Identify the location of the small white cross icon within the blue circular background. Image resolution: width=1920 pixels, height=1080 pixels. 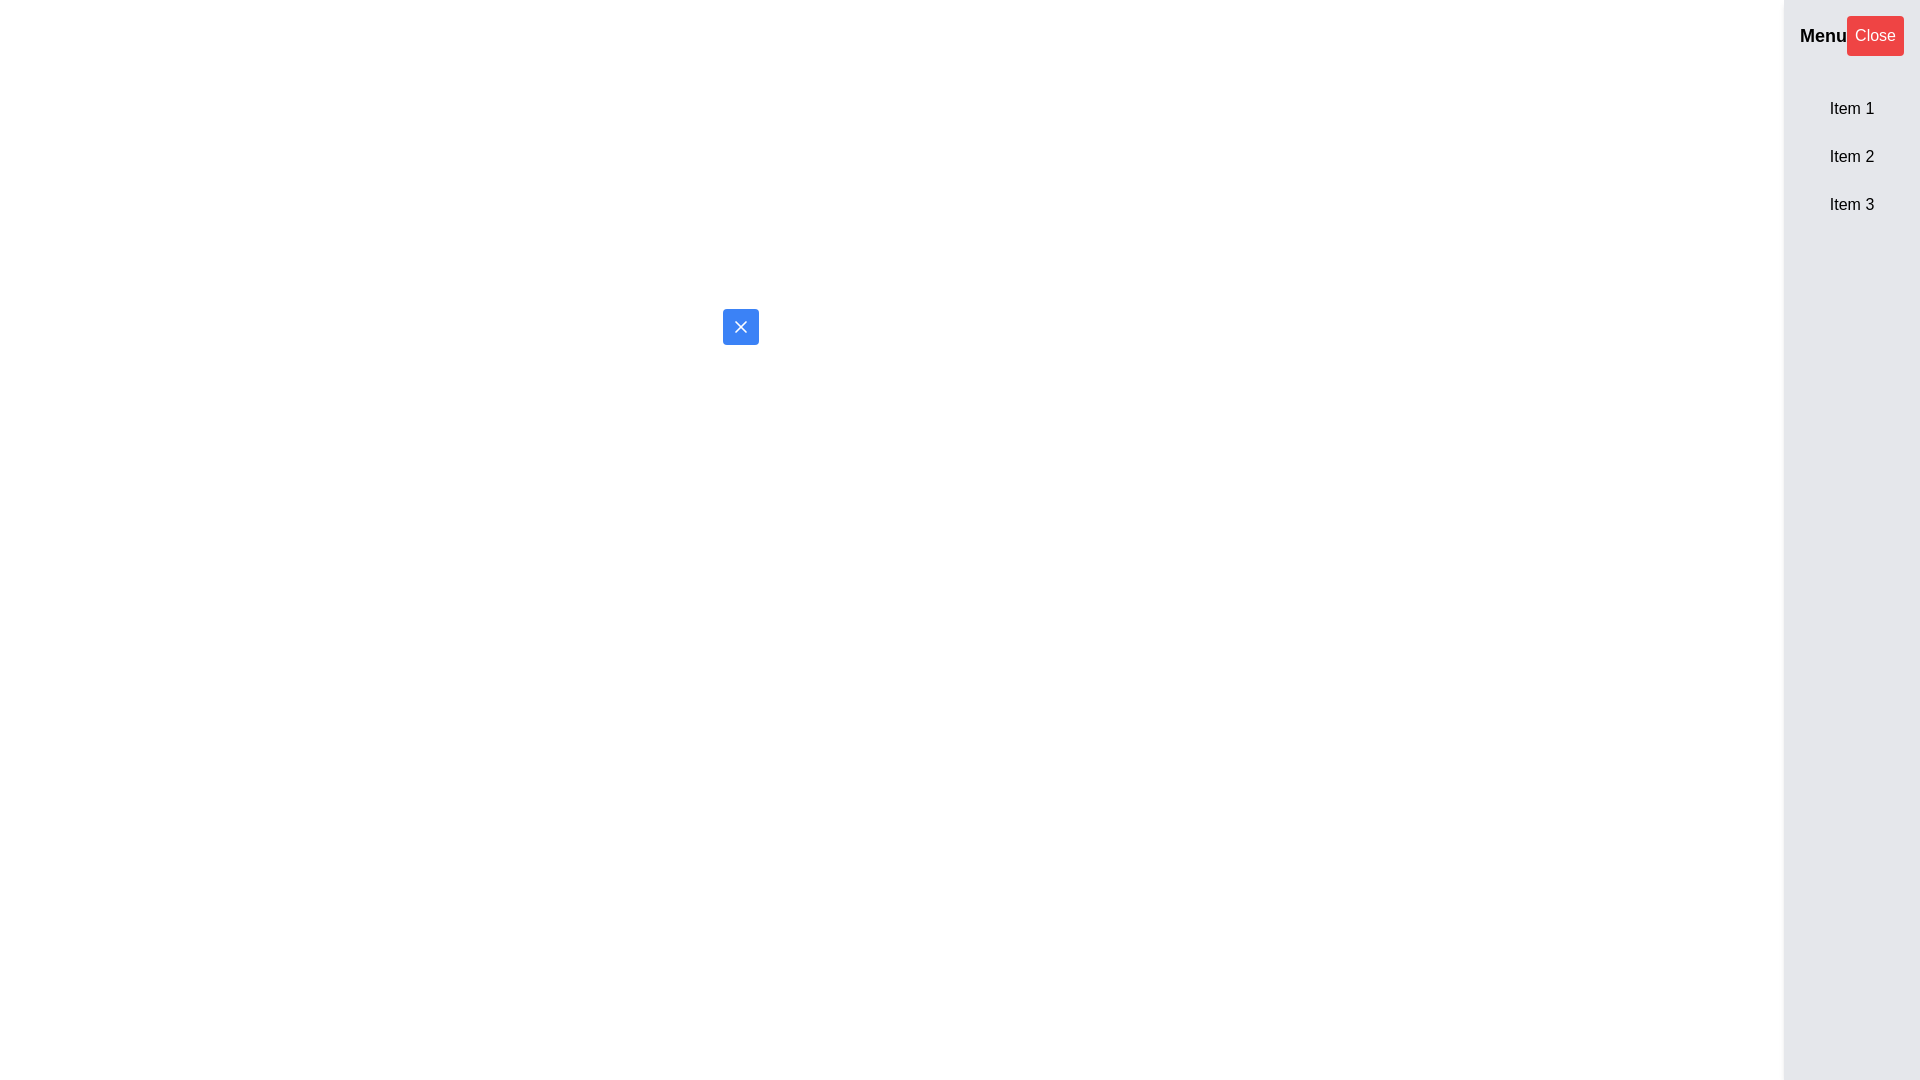
(739, 326).